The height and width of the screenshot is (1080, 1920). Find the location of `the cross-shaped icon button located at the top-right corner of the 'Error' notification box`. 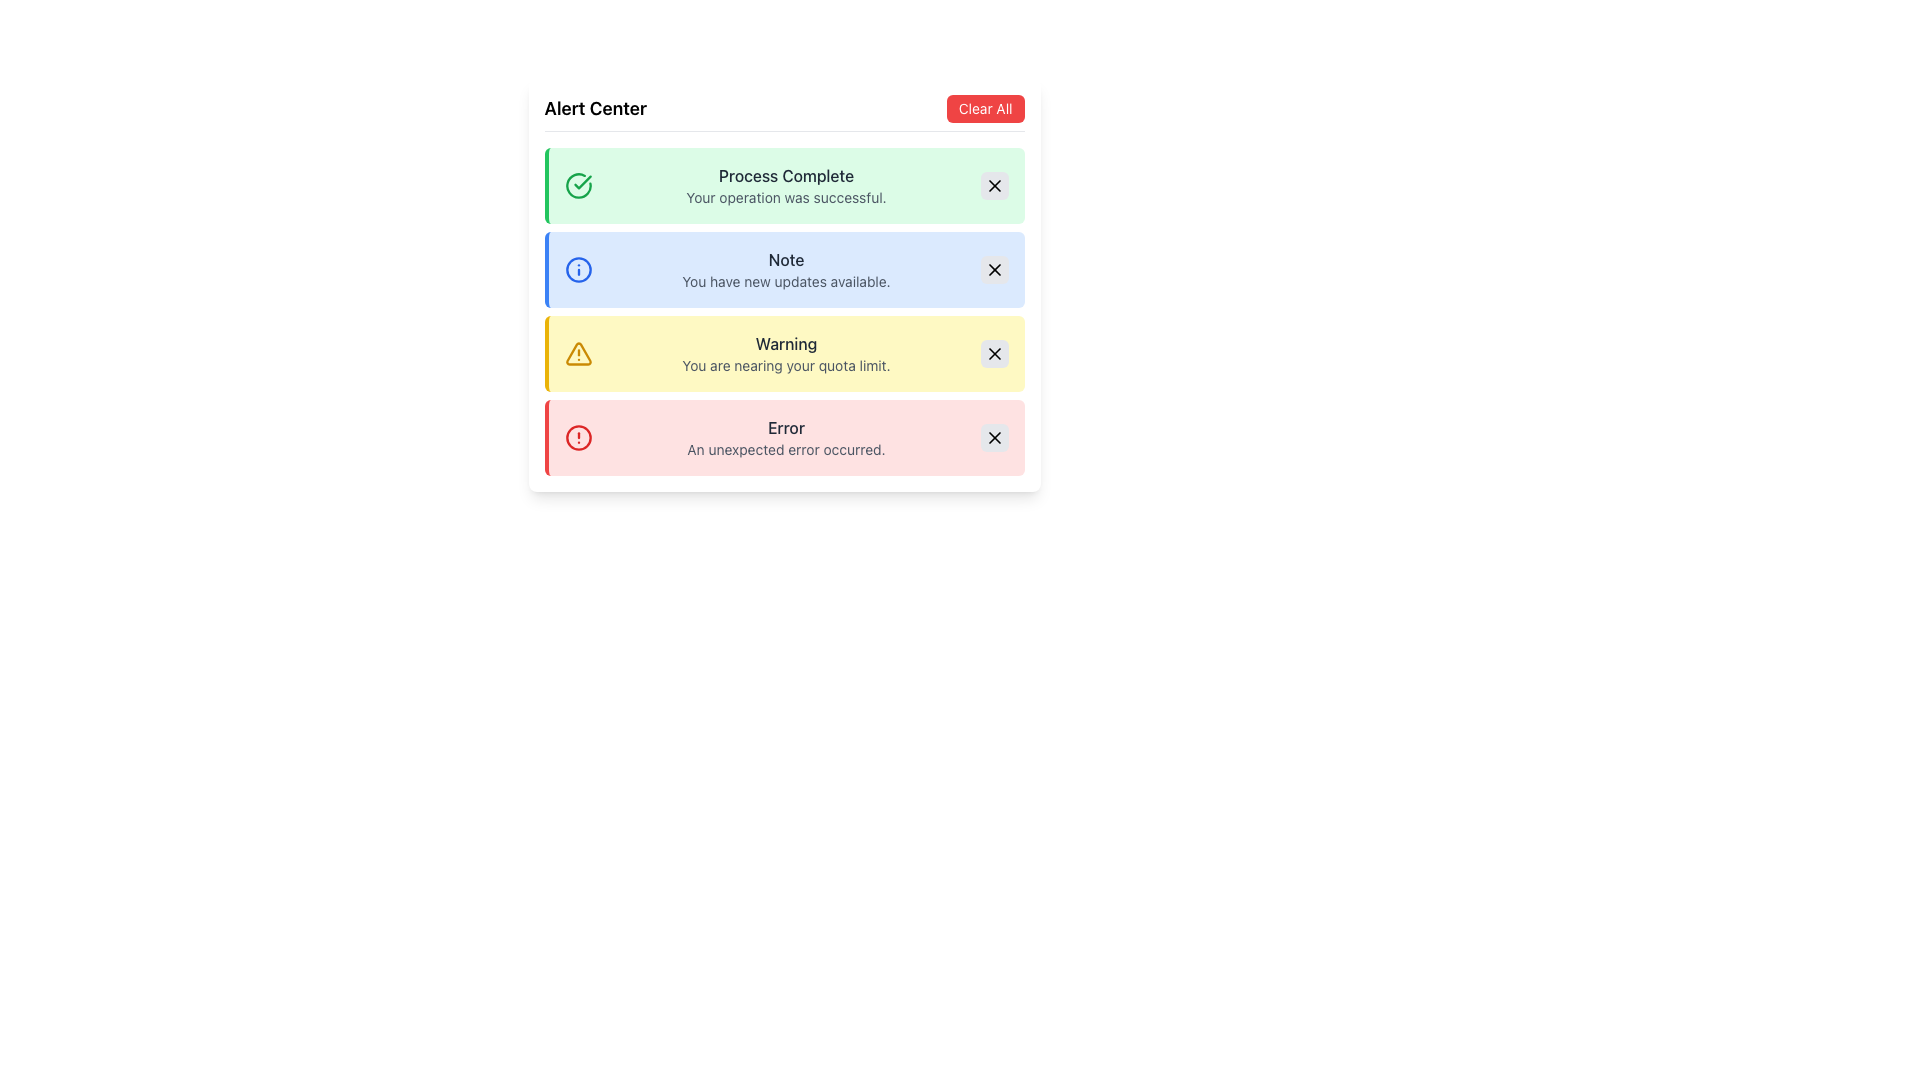

the cross-shaped icon button located at the top-right corner of the 'Error' notification box is located at coordinates (994, 437).